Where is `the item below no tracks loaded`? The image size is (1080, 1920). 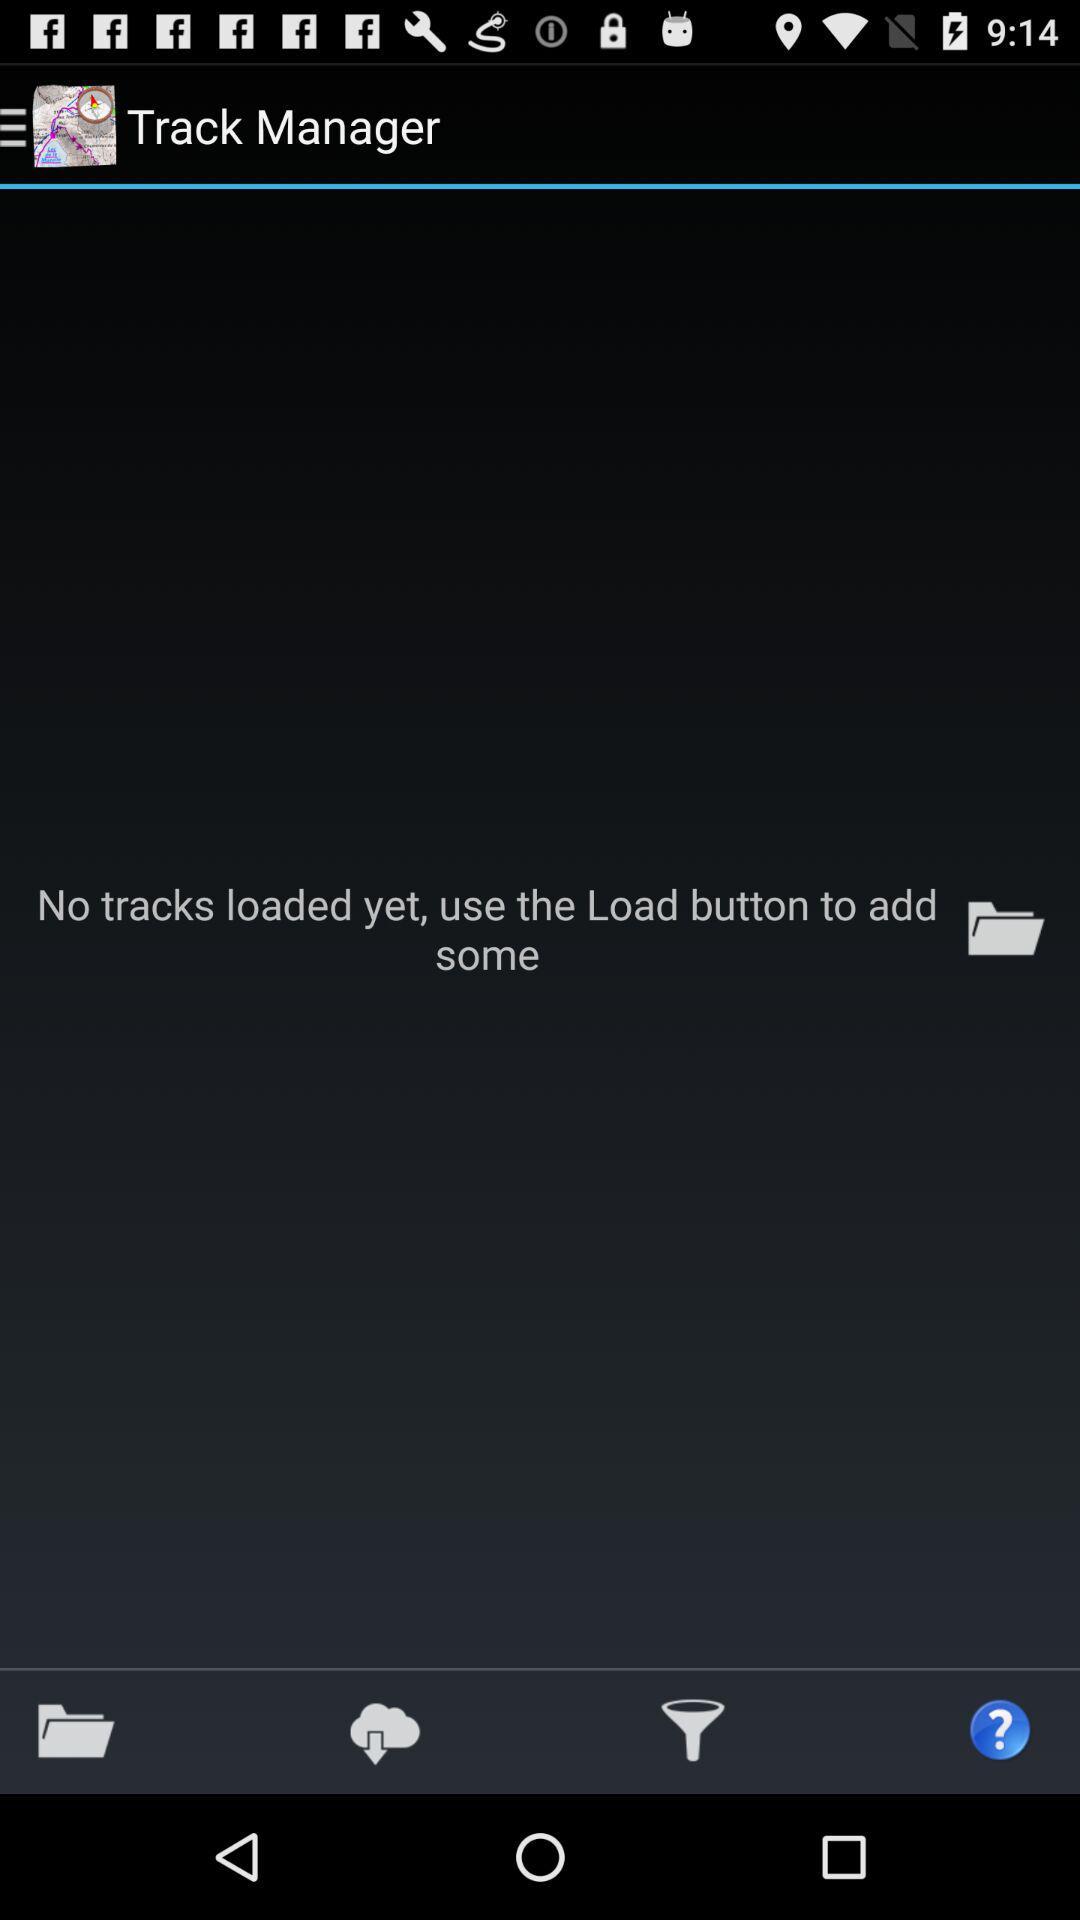 the item below no tracks loaded is located at coordinates (1001, 1730).